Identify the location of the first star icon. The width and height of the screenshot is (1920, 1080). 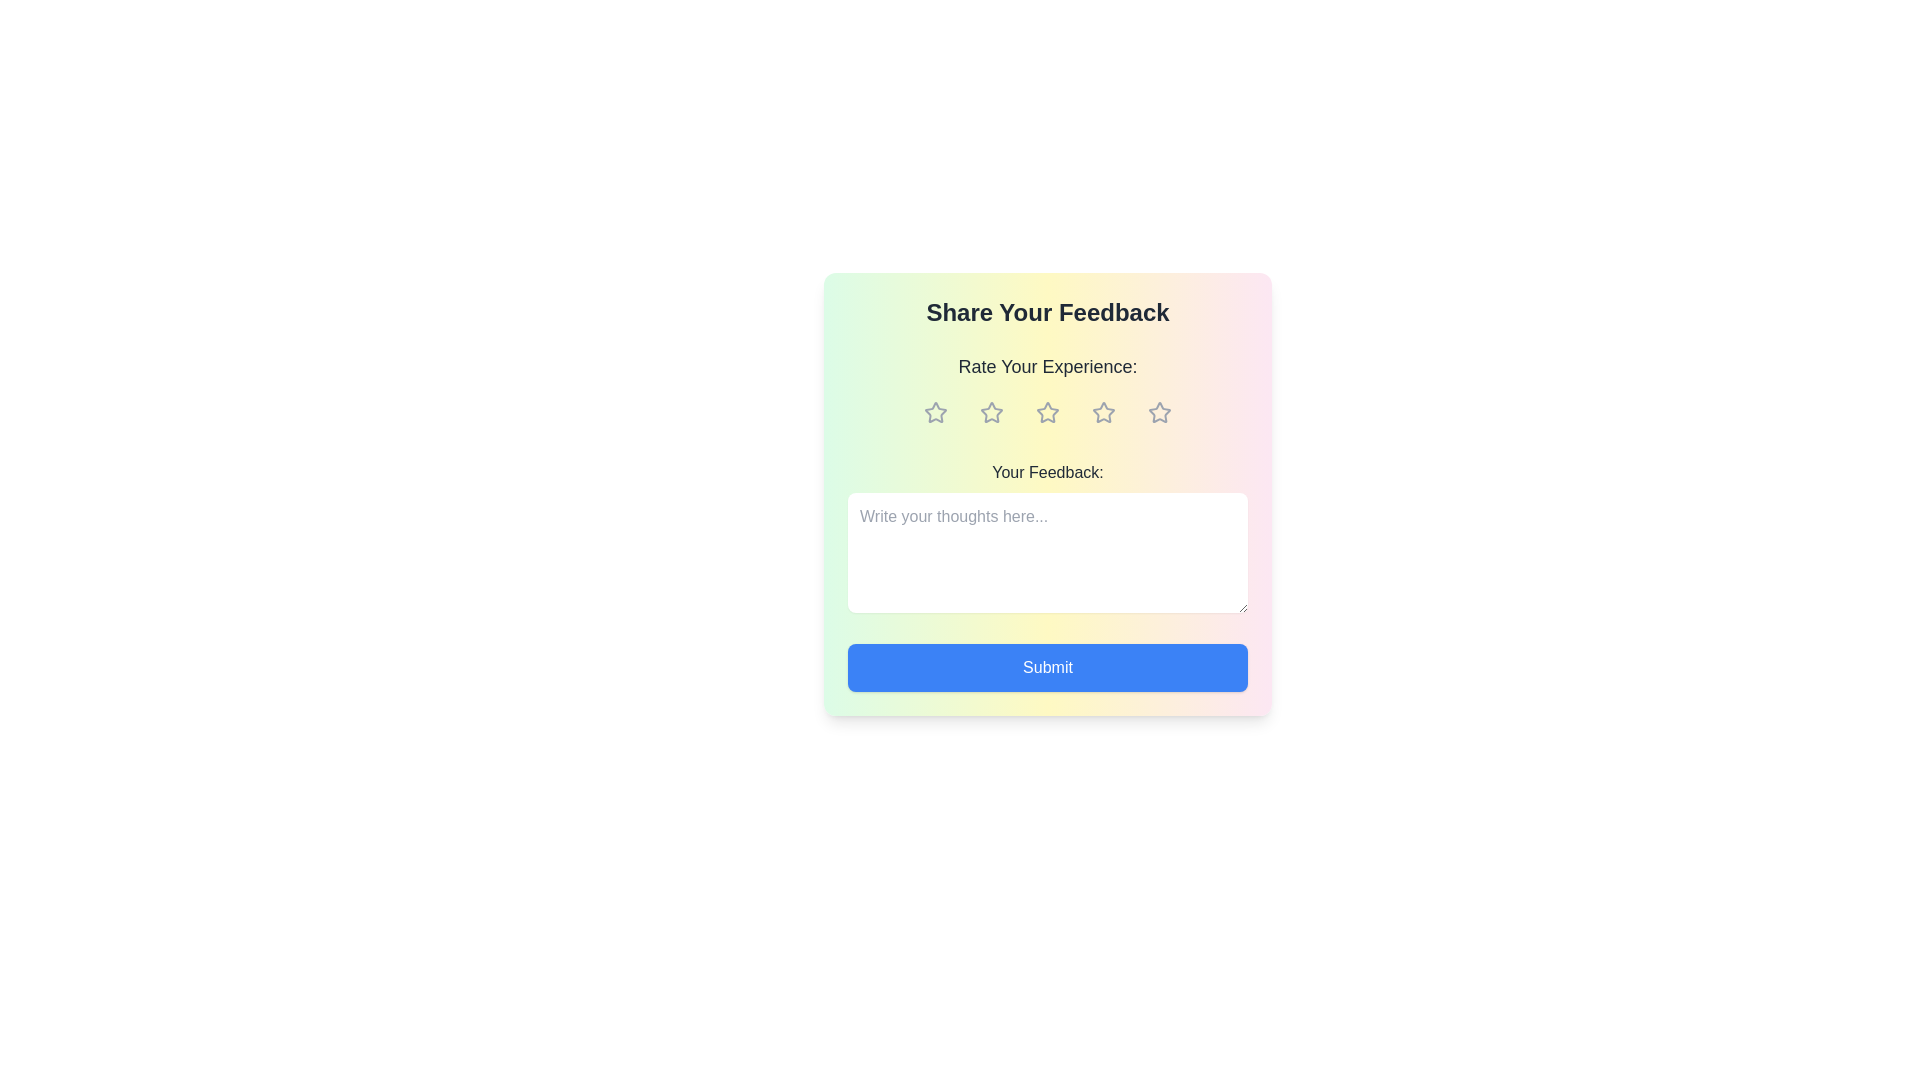
(935, 411).